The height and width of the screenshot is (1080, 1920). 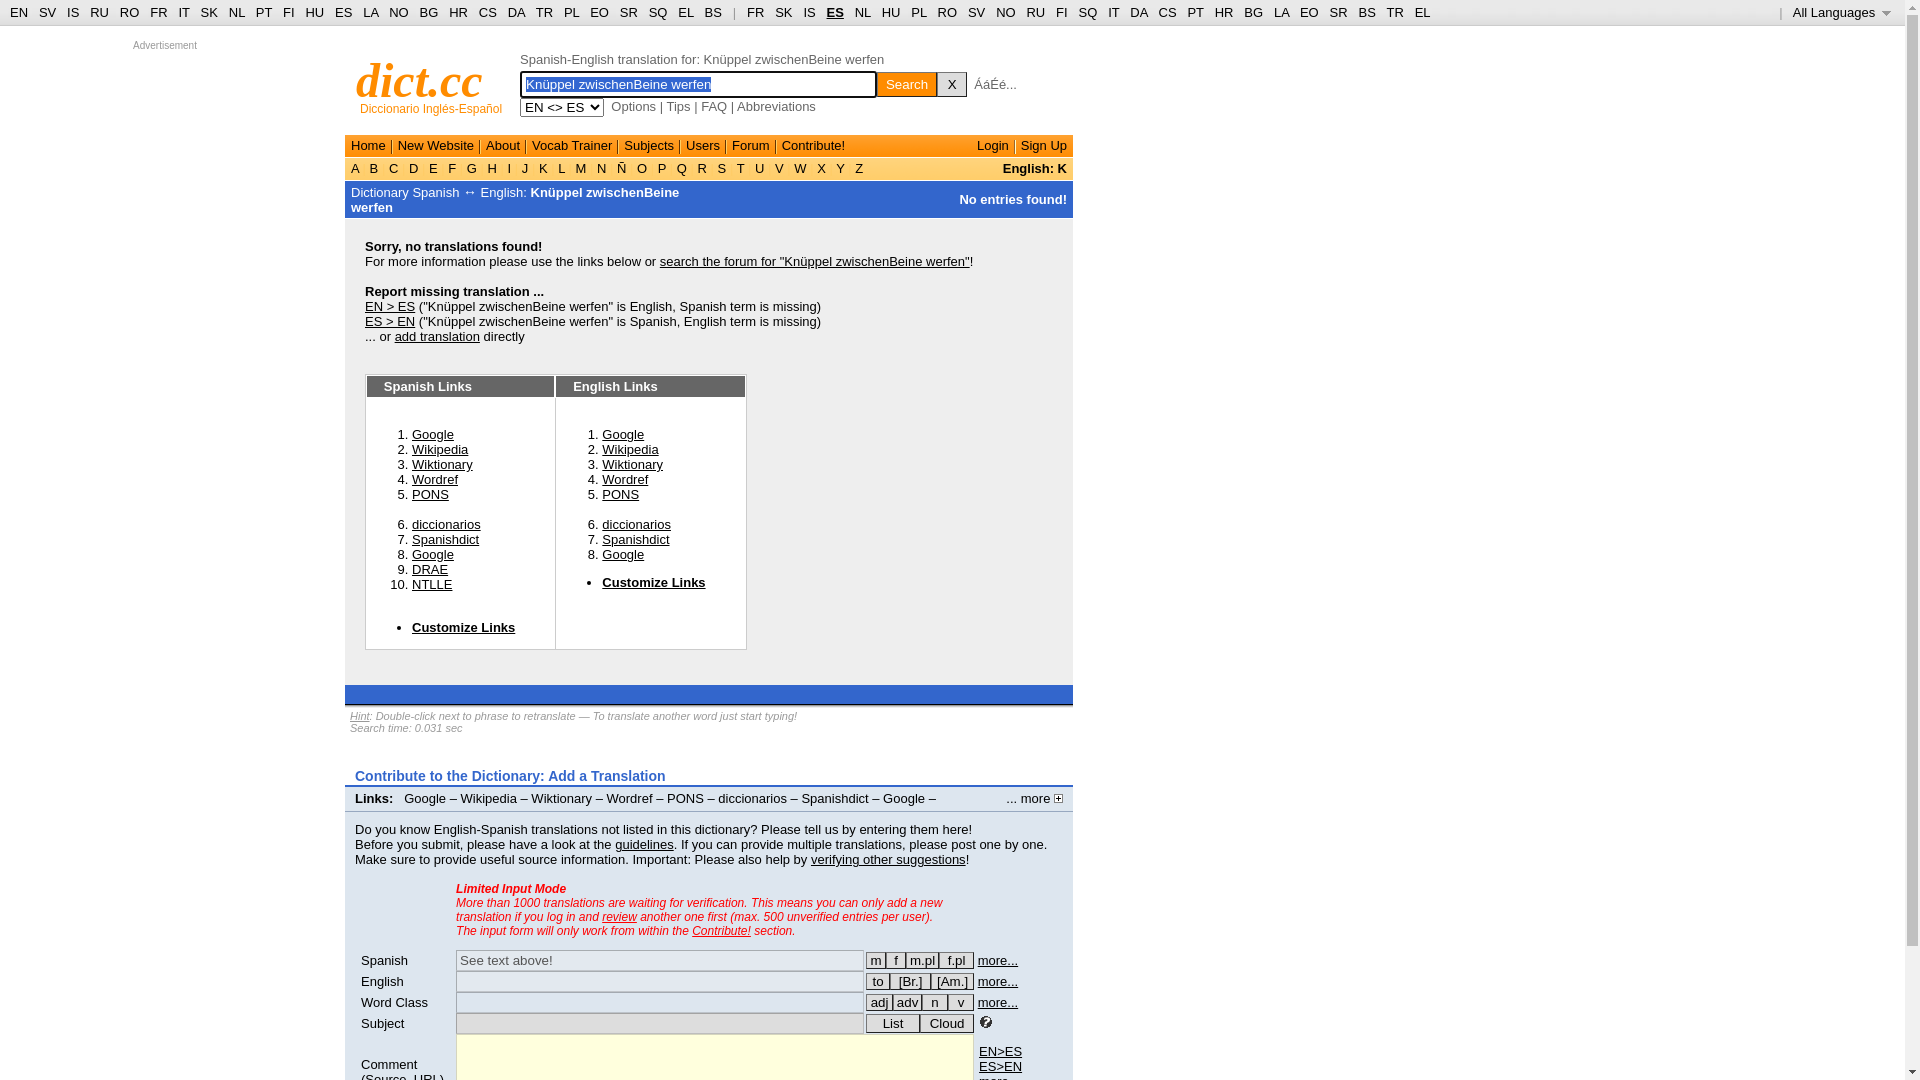 I want to click on 'femenino plural', so click(x=955, y=959).